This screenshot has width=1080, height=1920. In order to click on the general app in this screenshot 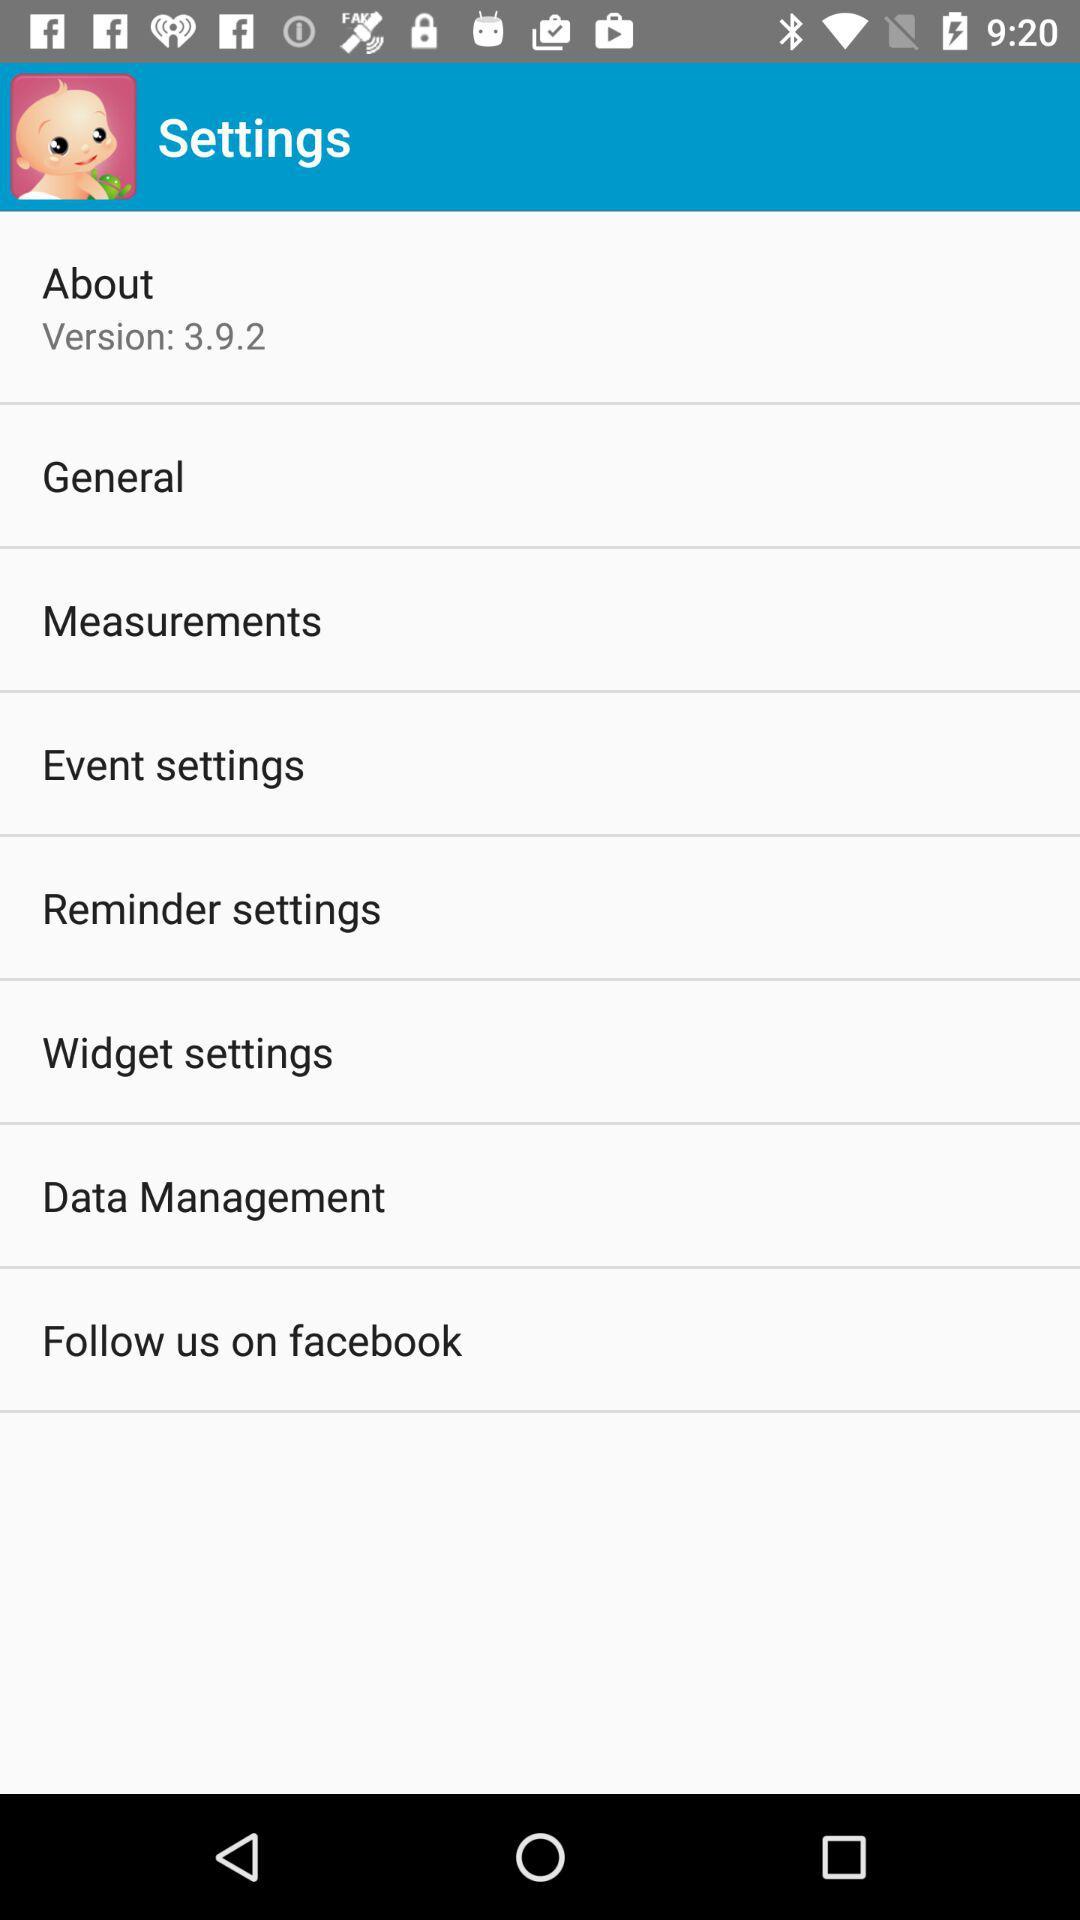, I will do `click(113, 474)`.